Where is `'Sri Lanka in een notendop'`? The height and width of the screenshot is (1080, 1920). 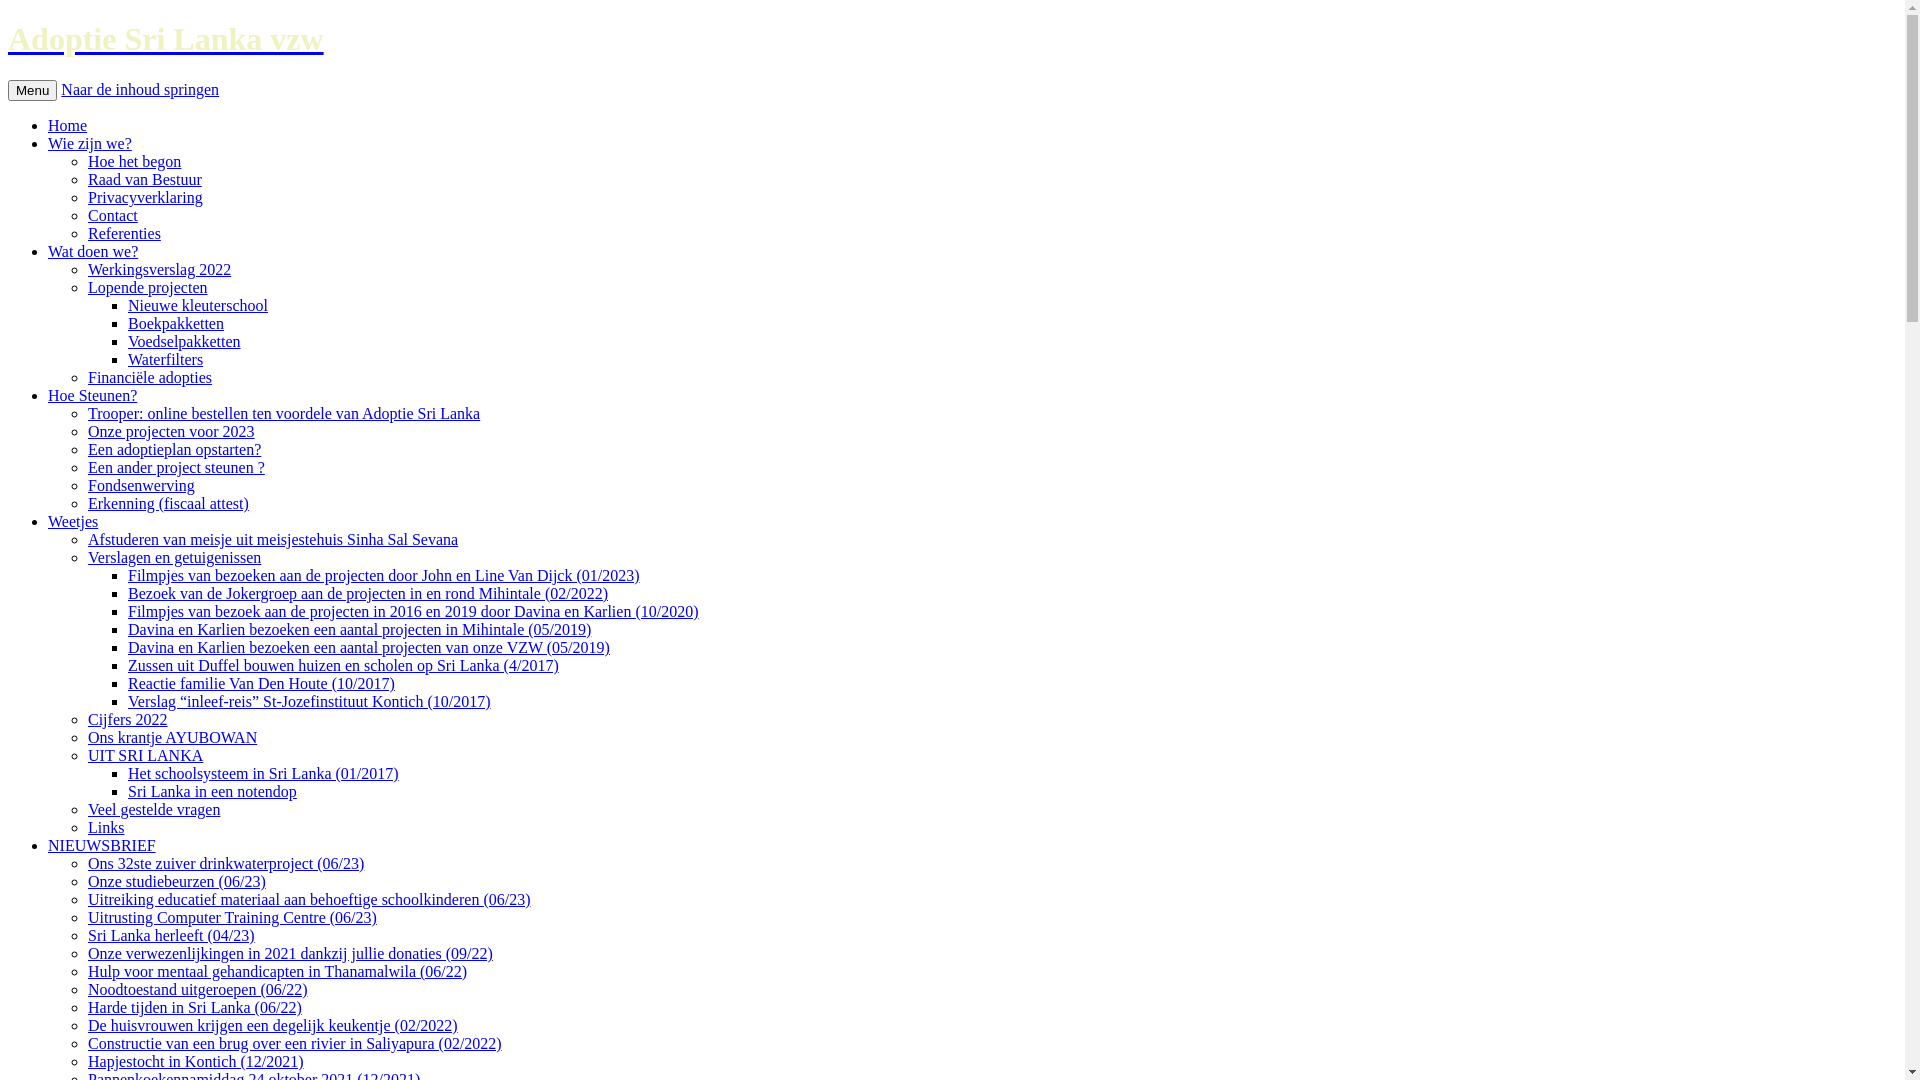 'Sri Lanka in een notendop' is located at coordinates (212, 790).